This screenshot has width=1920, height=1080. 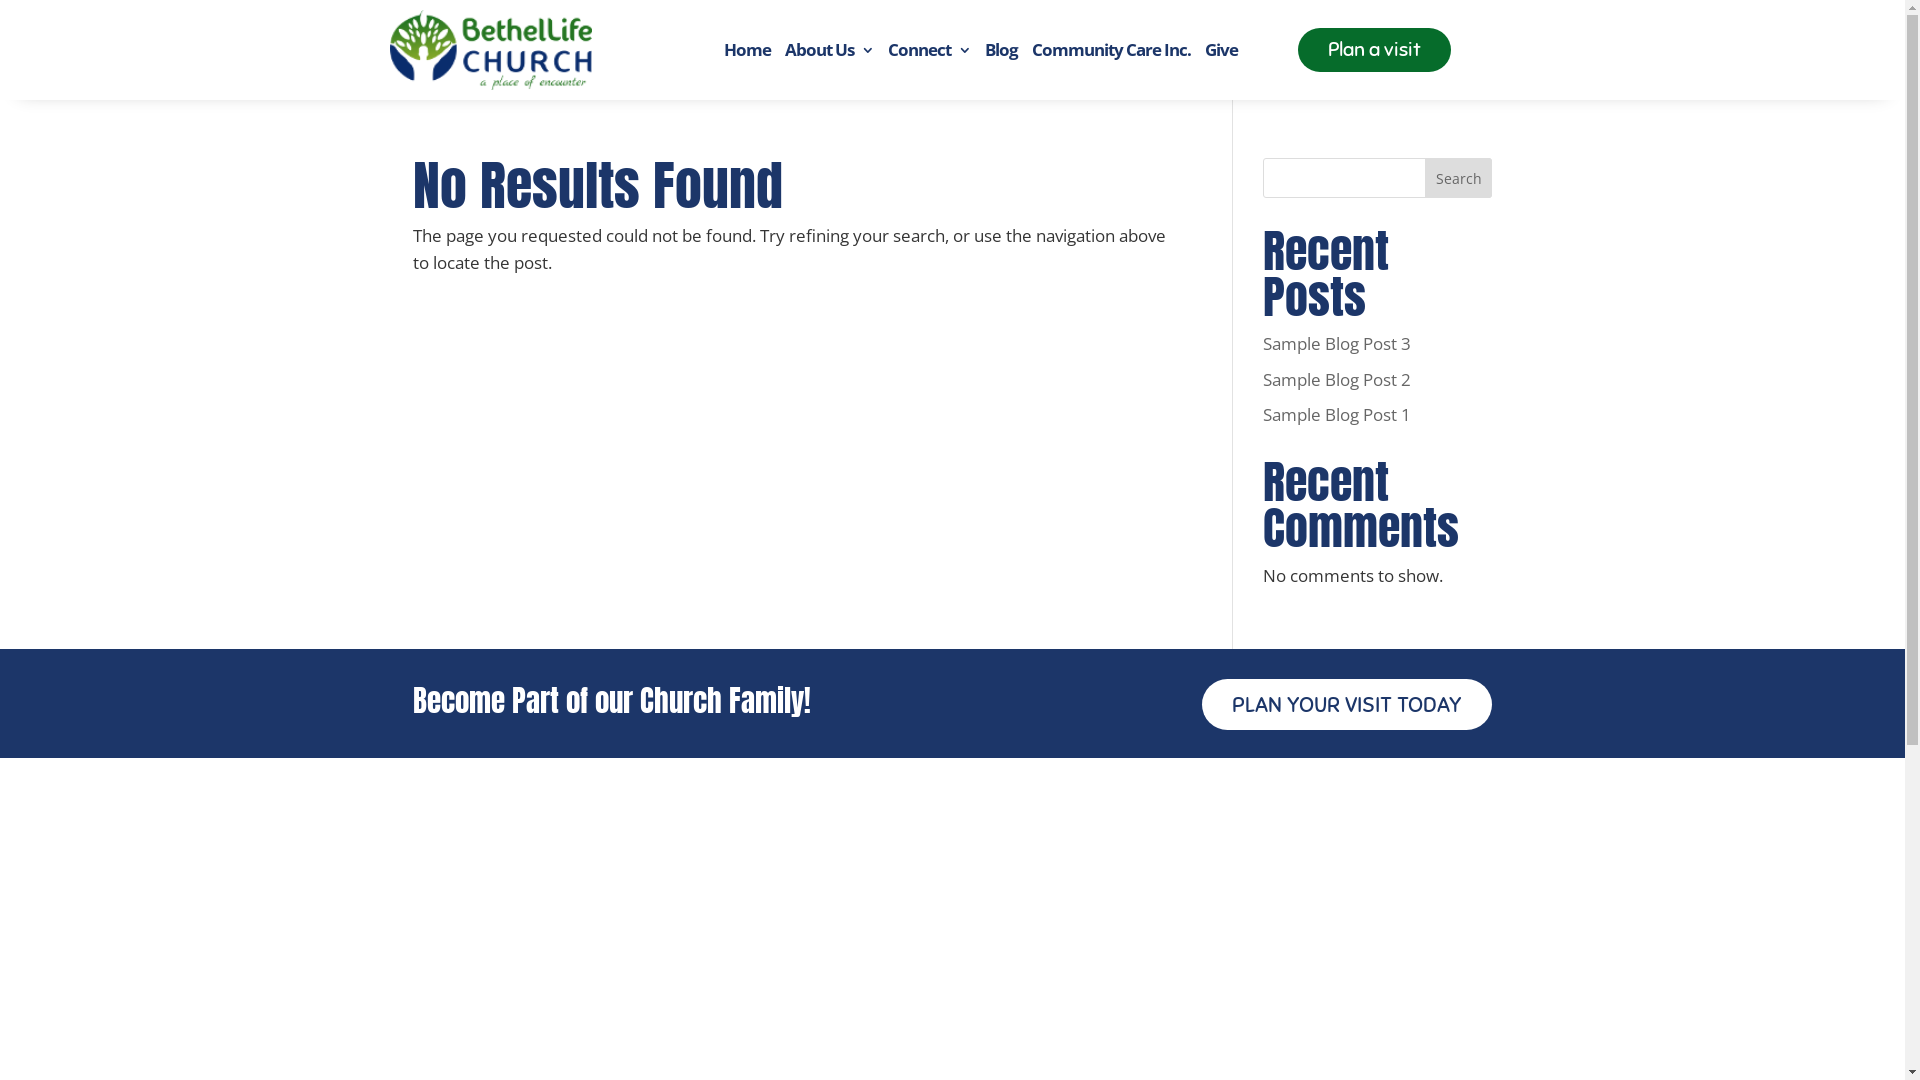 I want to click on 'Sample Blog Post 3', so click(x=1337, y=342).